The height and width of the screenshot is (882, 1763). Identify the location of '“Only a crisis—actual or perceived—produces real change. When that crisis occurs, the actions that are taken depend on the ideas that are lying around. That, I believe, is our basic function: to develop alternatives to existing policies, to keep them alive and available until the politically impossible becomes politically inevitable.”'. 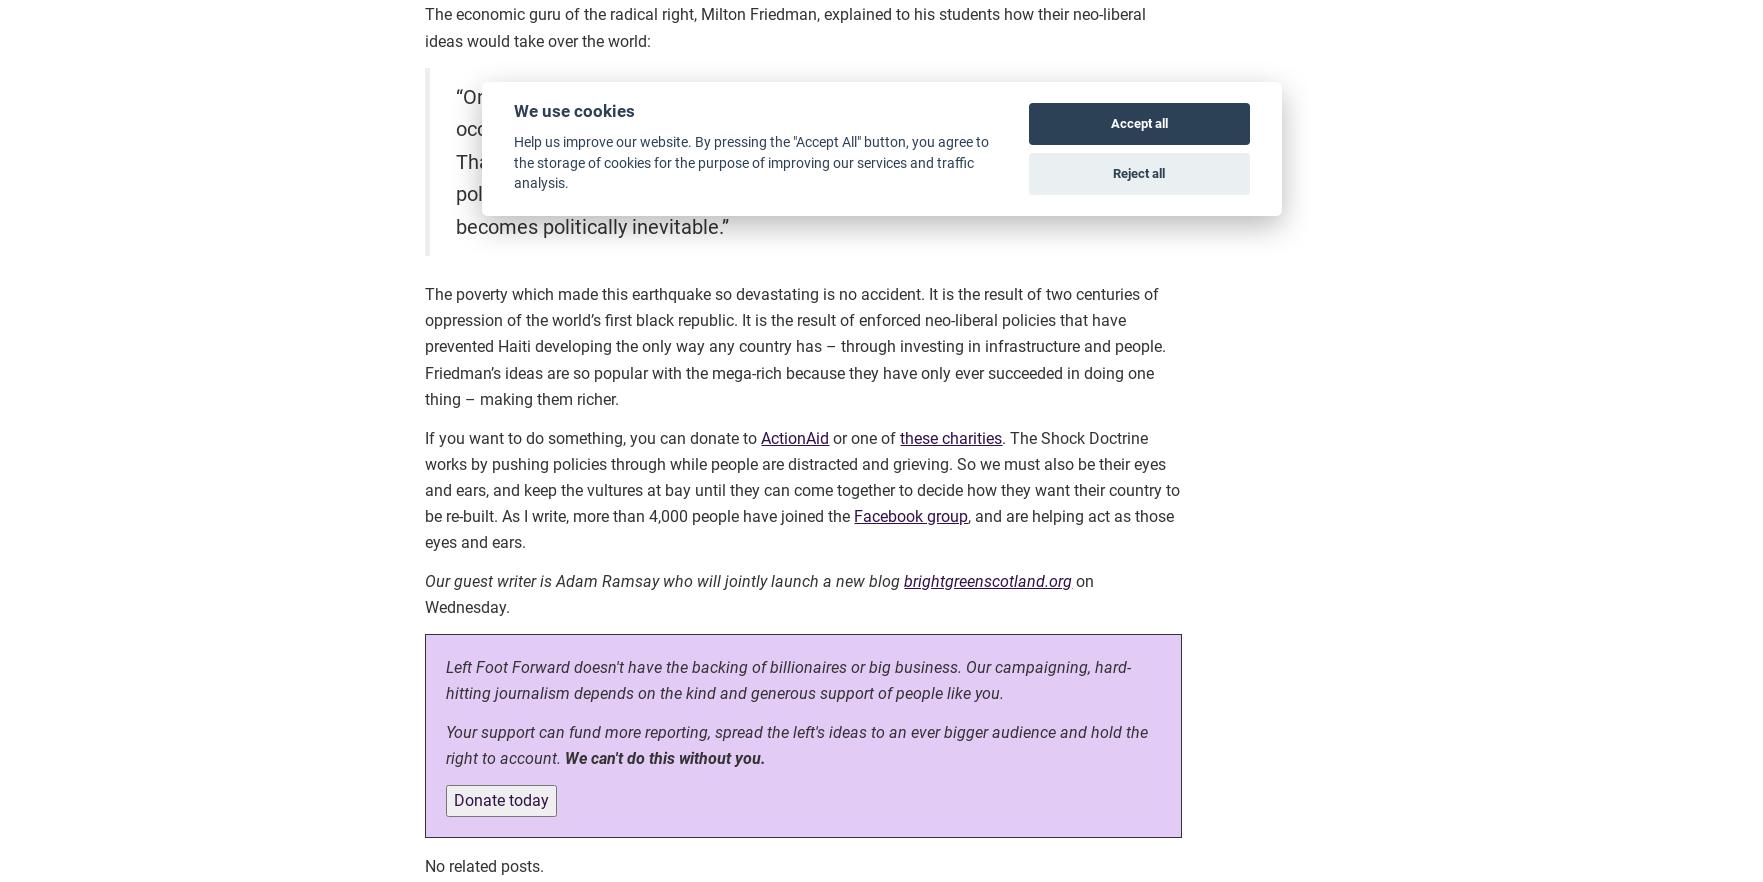
(793, 159).